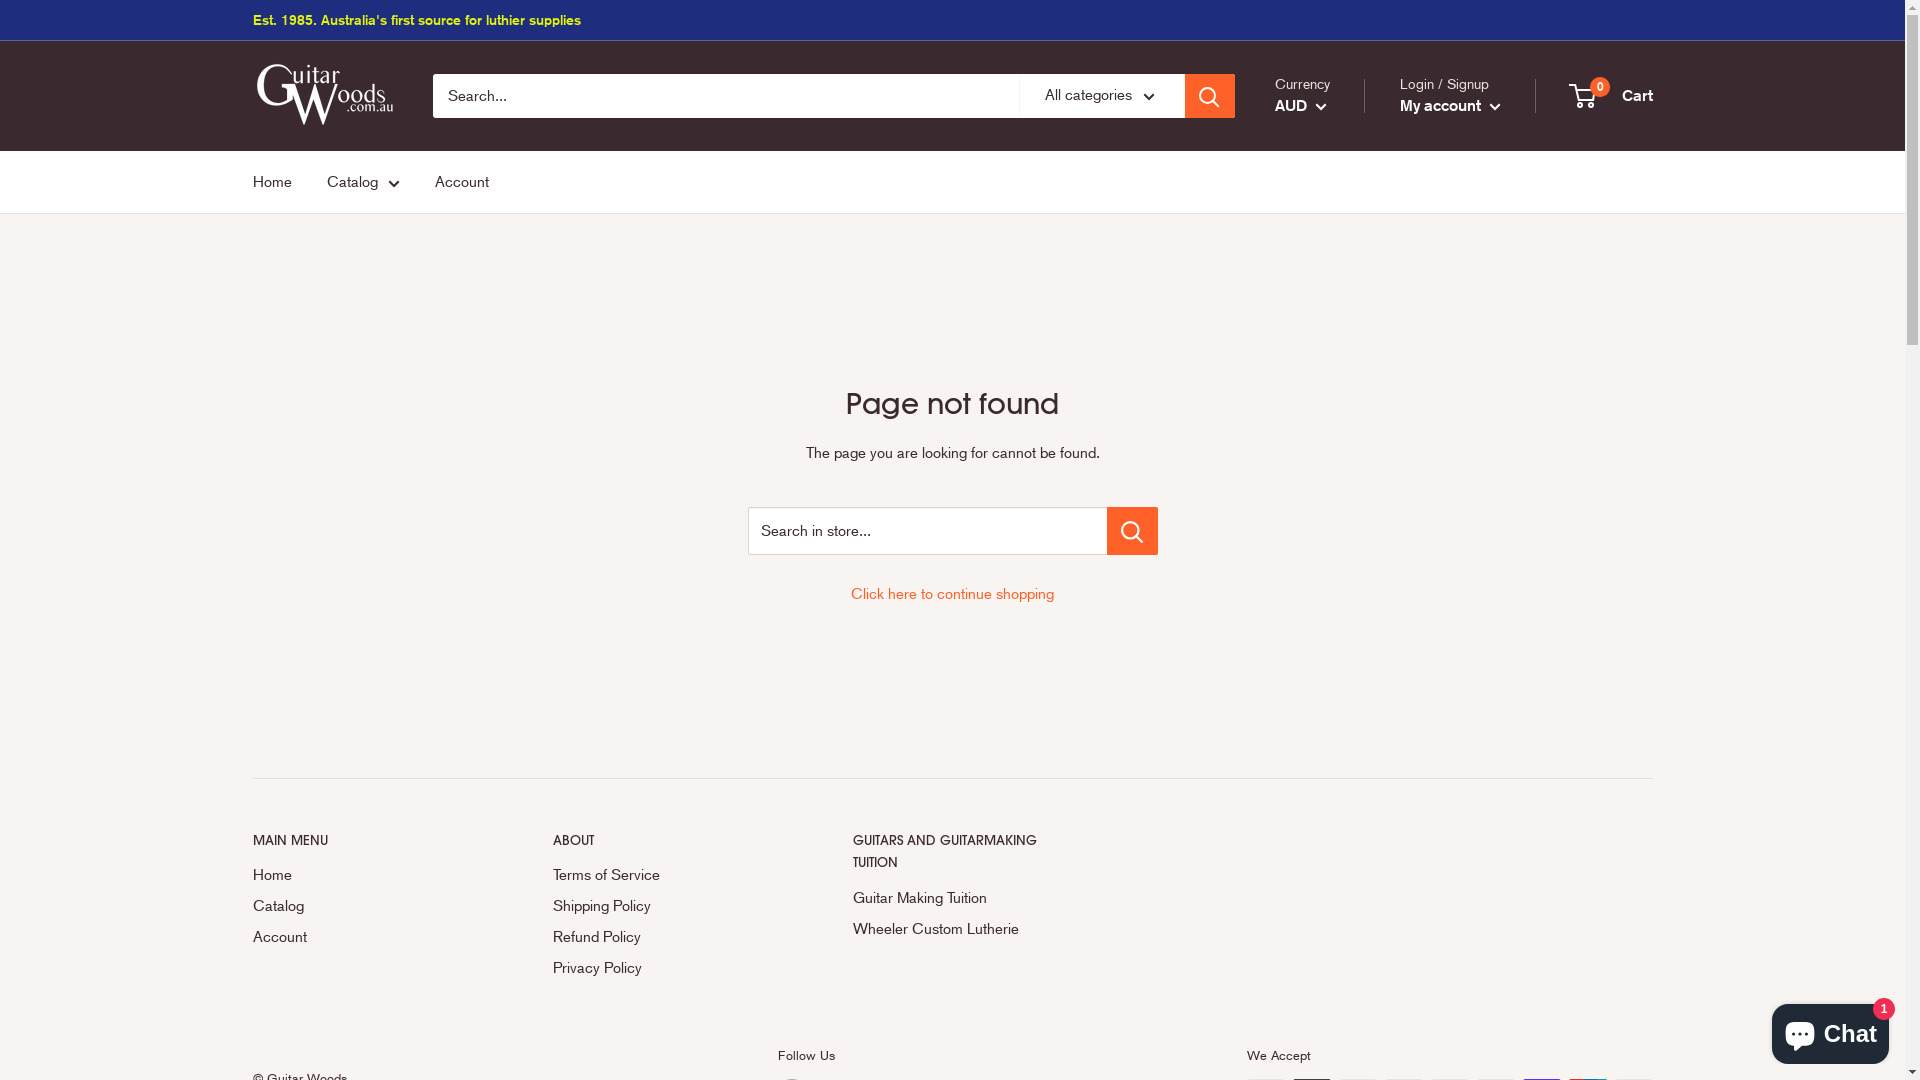 The height and width of the screenshot is (1080, 1920). What do you see at coordinates (966, 851) in the screenshot?
I see `'GUITARS AND GUITARMAKING TUITION'` at bounding box center [966, 851].